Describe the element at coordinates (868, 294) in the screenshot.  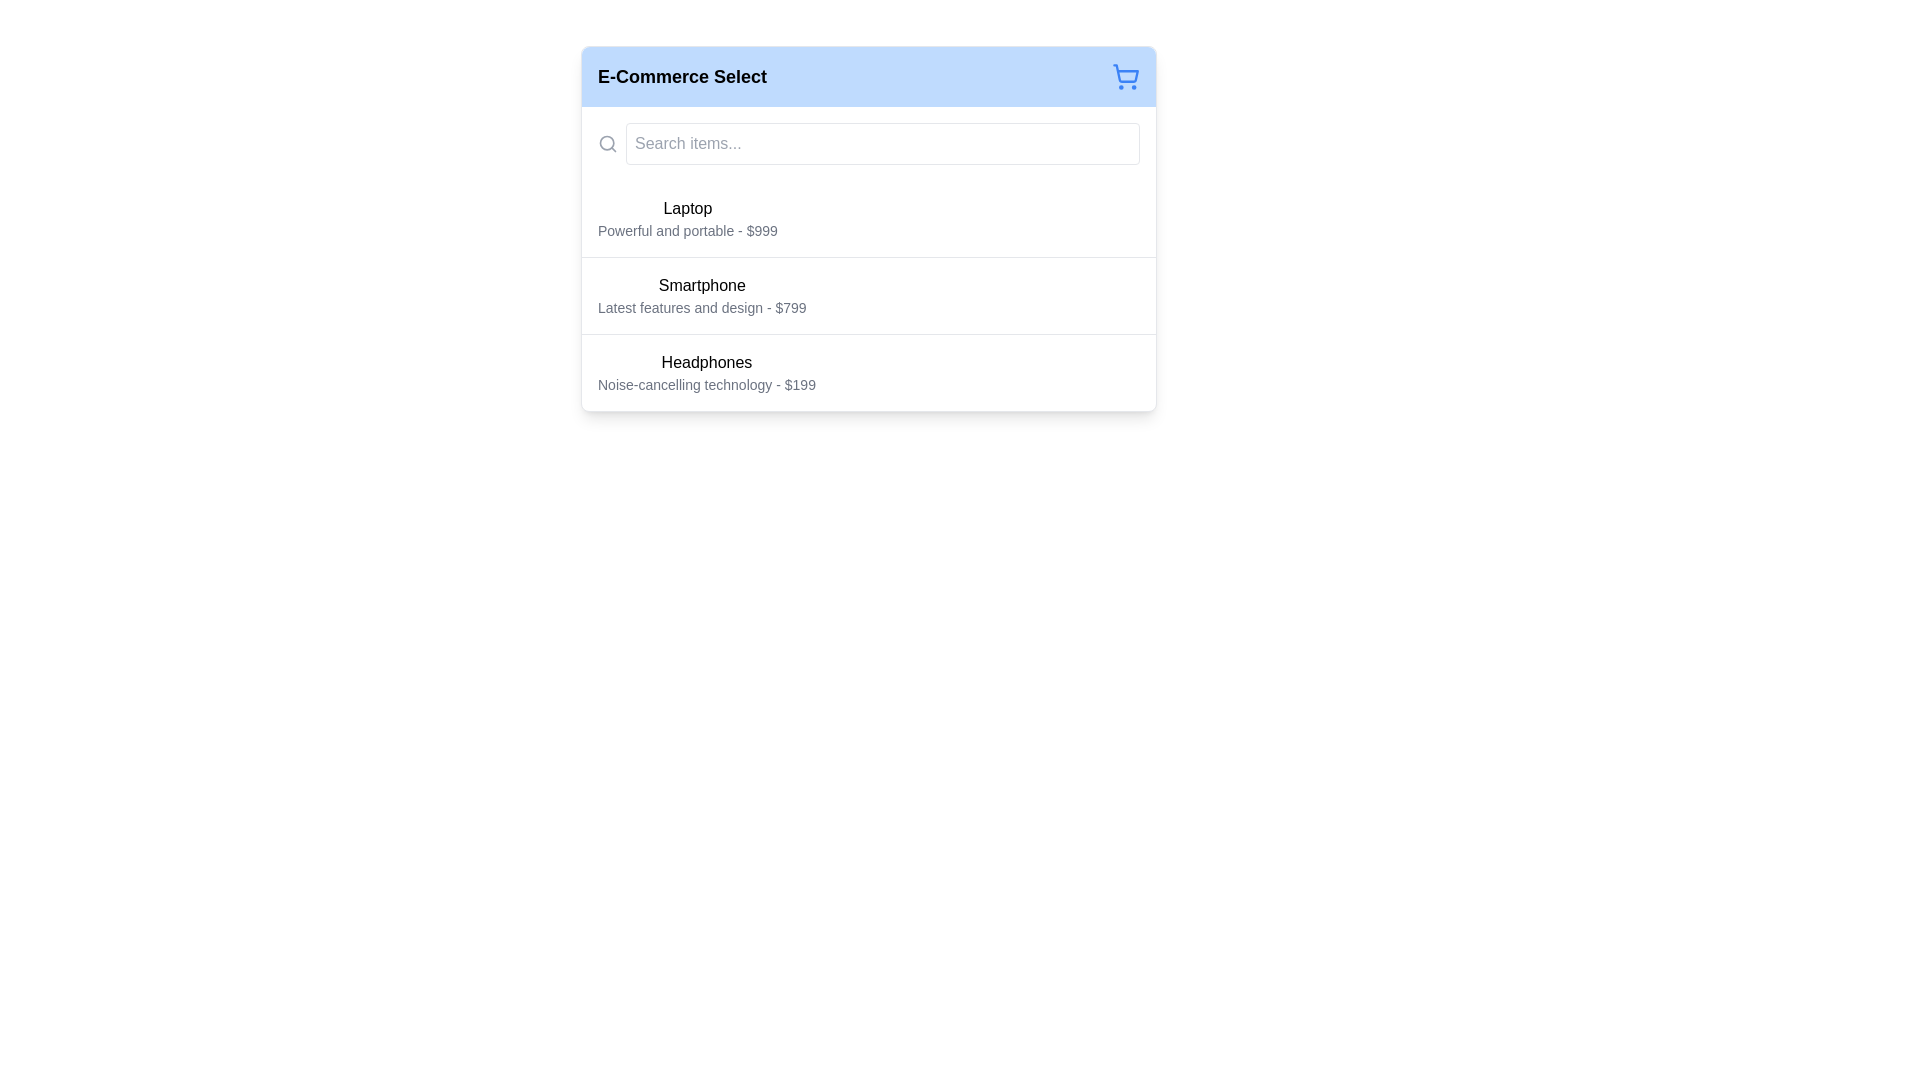
I see `the list item displaying 'Smartphone' with the description 'Latest features and design - $799'` at that location.